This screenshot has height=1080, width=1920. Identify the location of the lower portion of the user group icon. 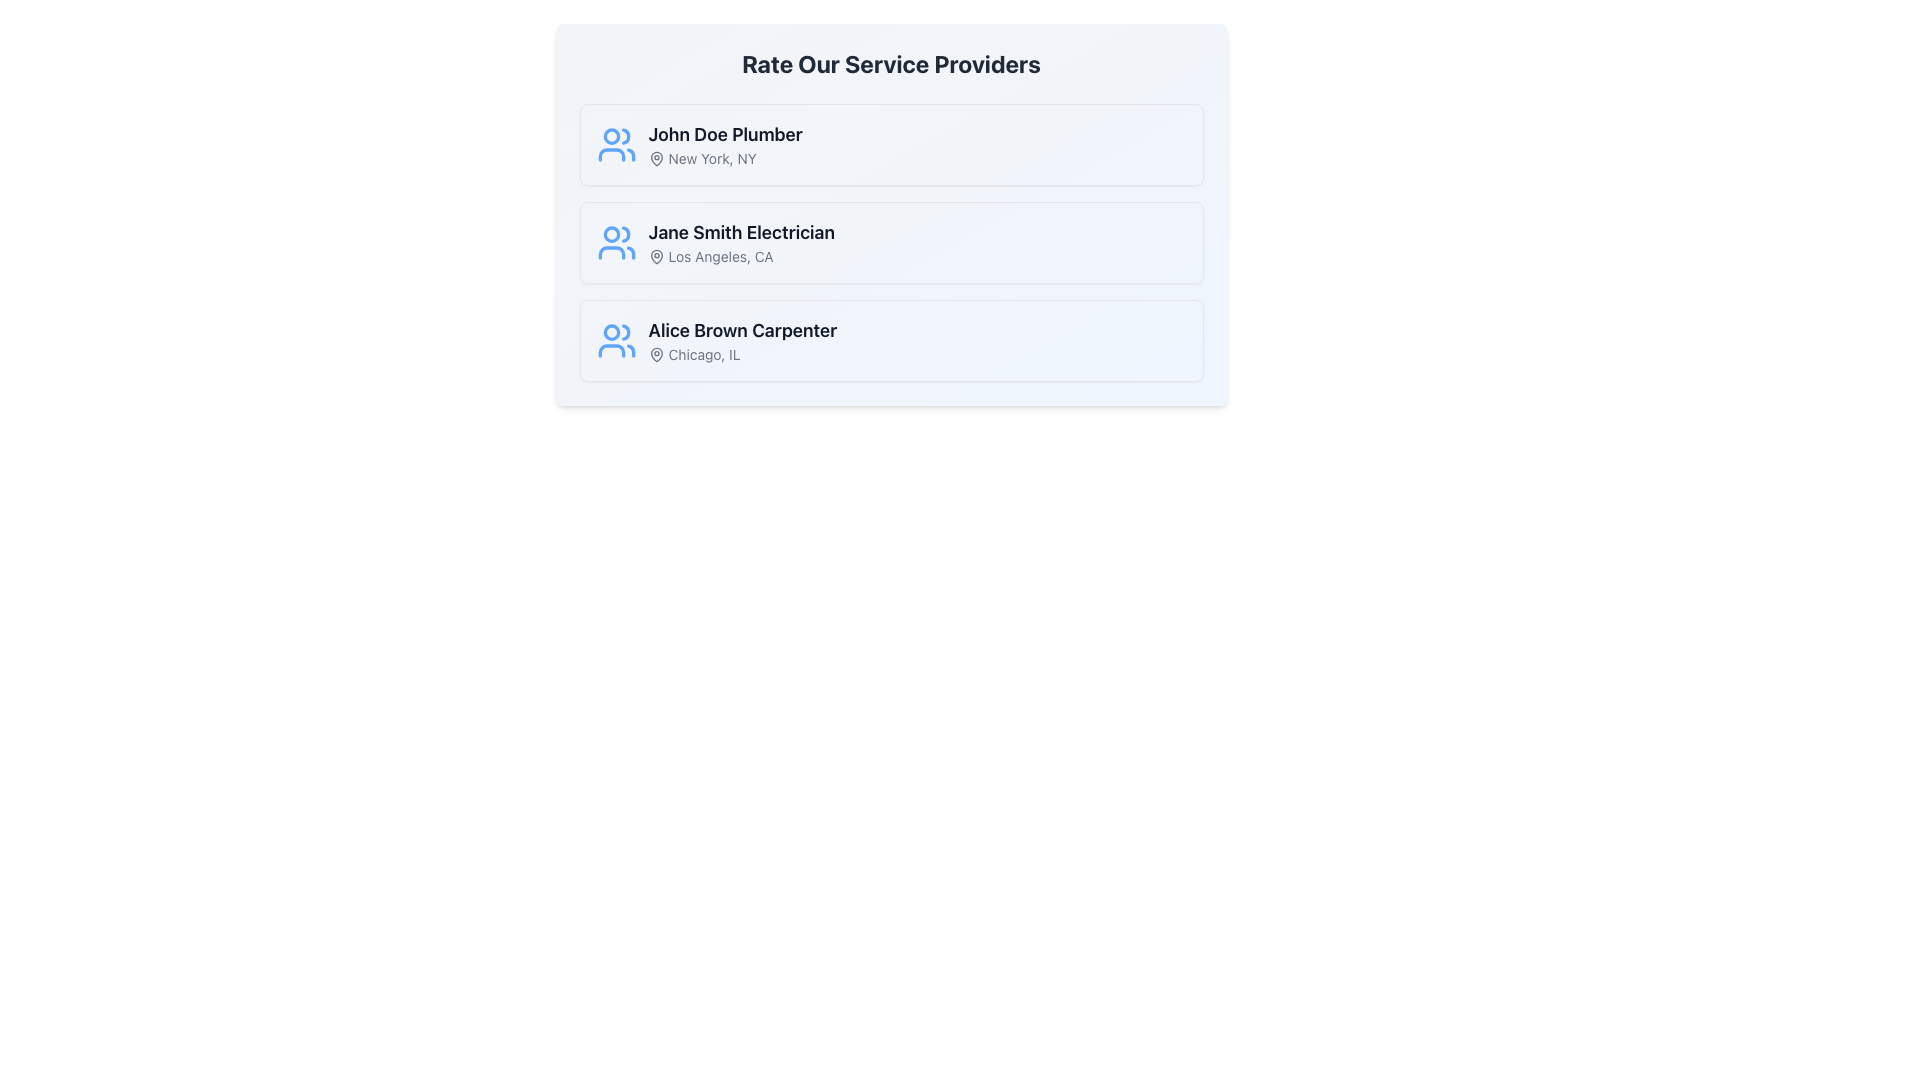
(610, 350).